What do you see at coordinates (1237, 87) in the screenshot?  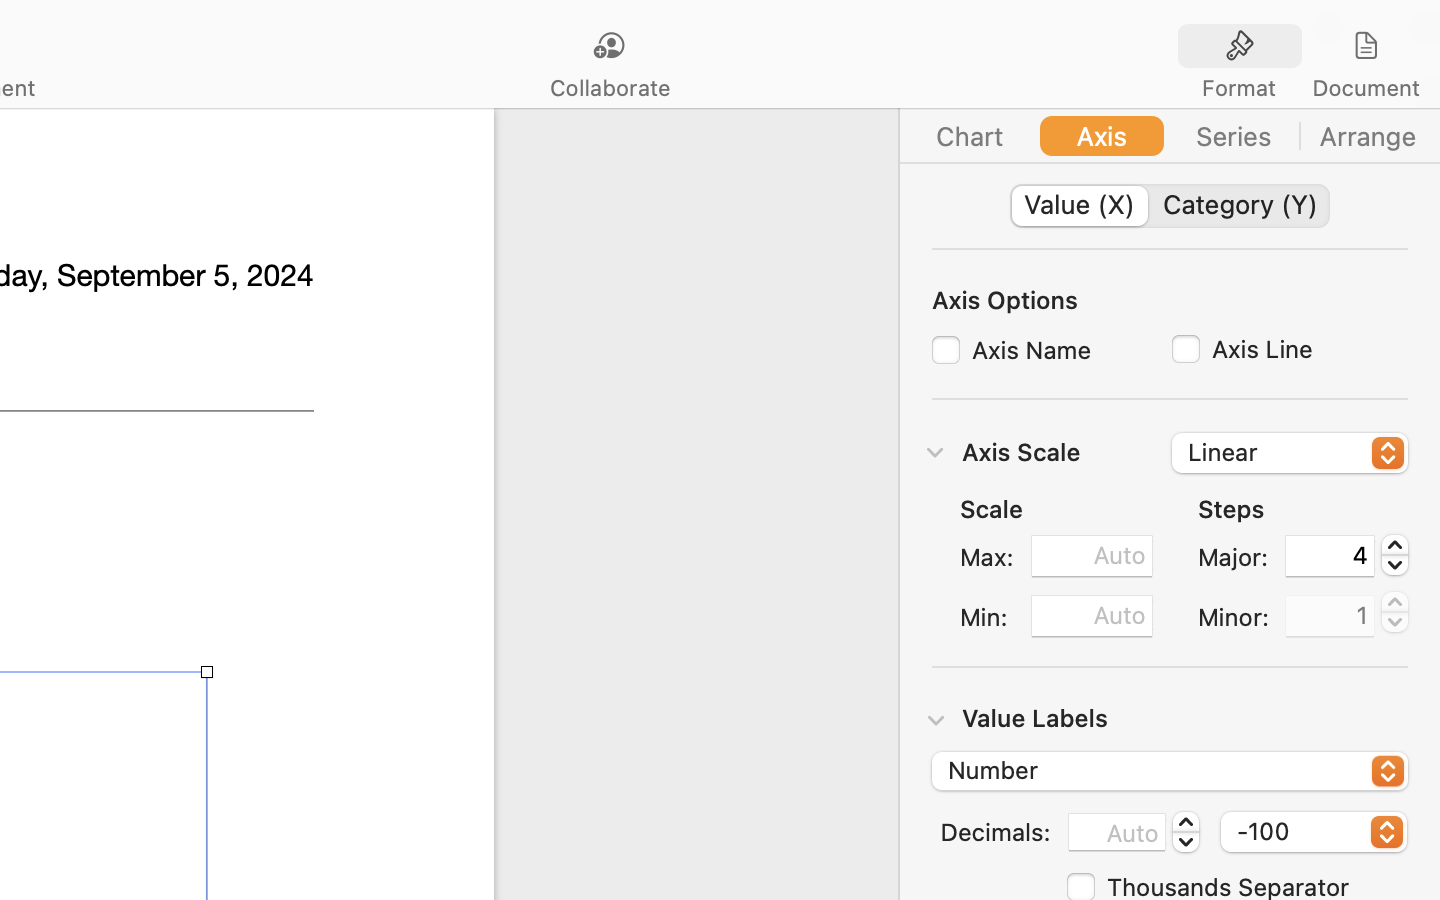 I see `'Format'` at bounding box center [1237, 87].